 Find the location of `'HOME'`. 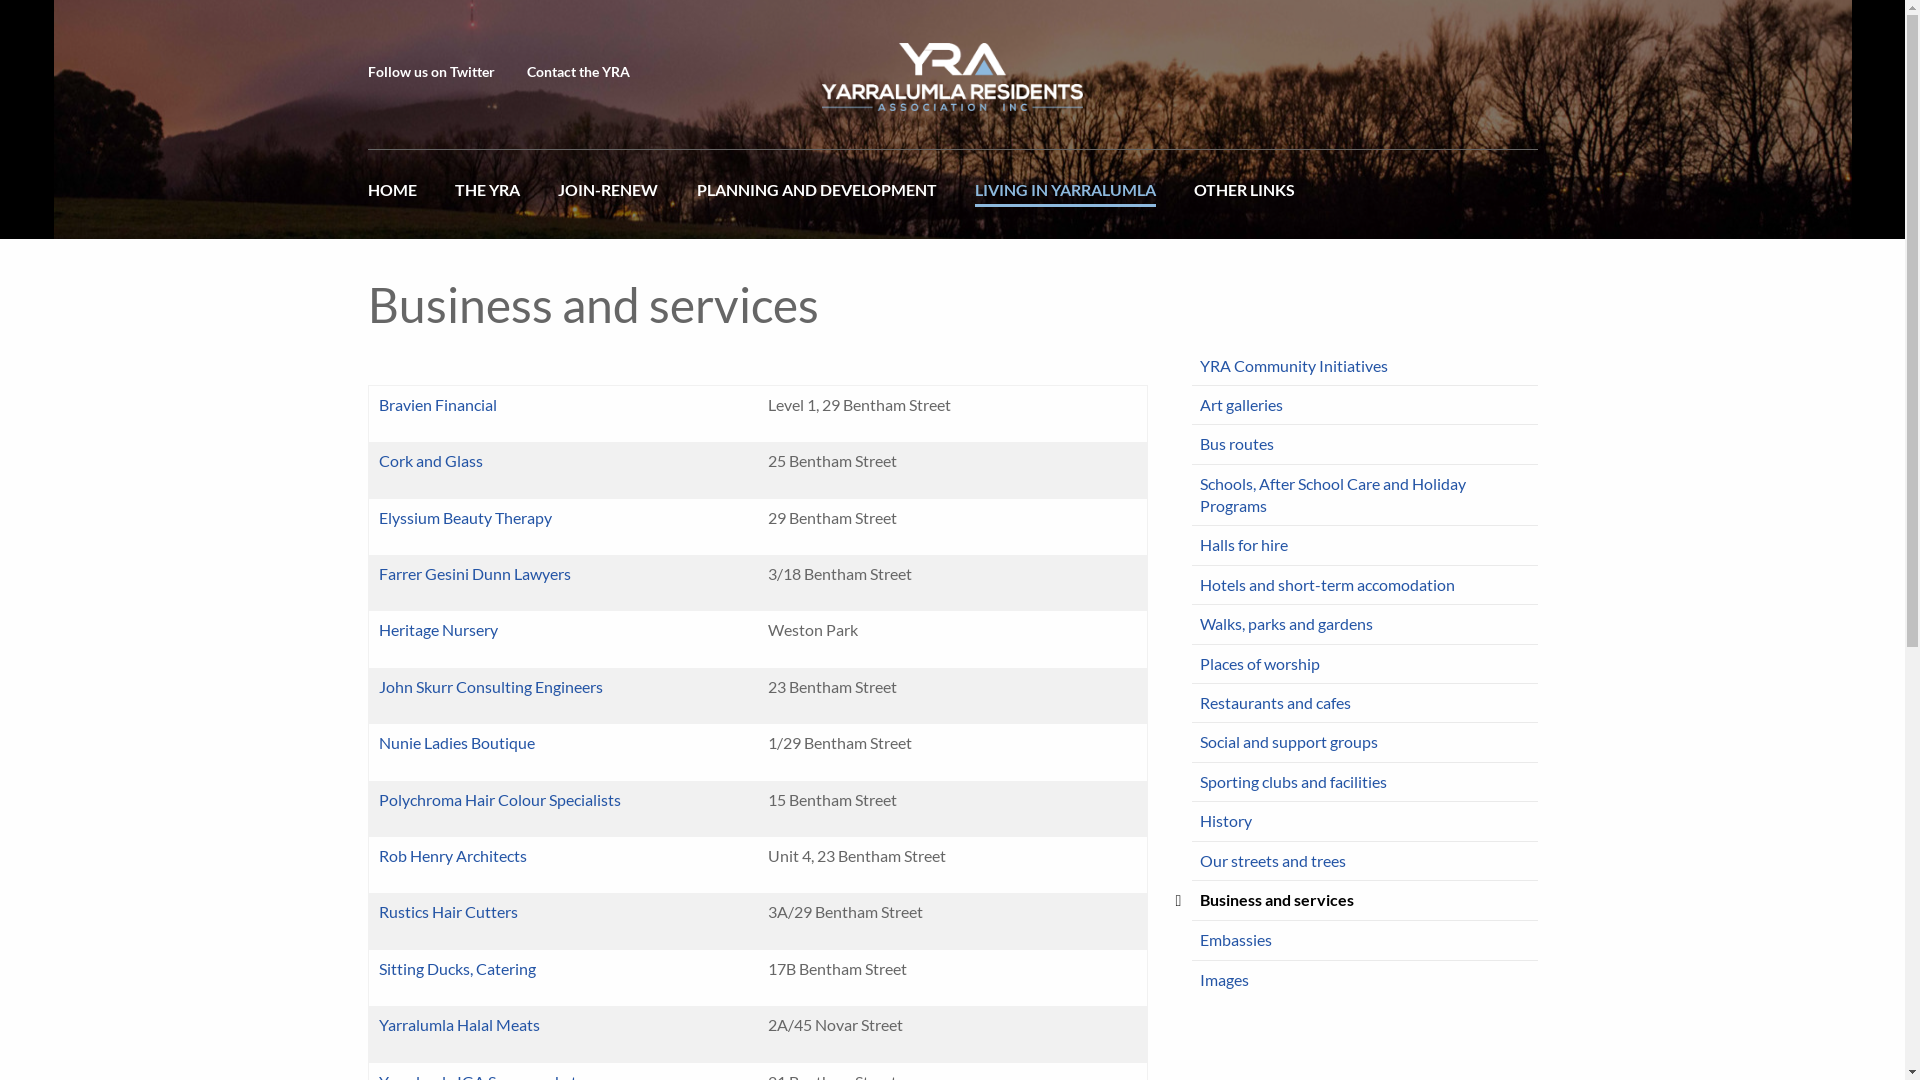

'HOME' is located at coordinates (401, 194).